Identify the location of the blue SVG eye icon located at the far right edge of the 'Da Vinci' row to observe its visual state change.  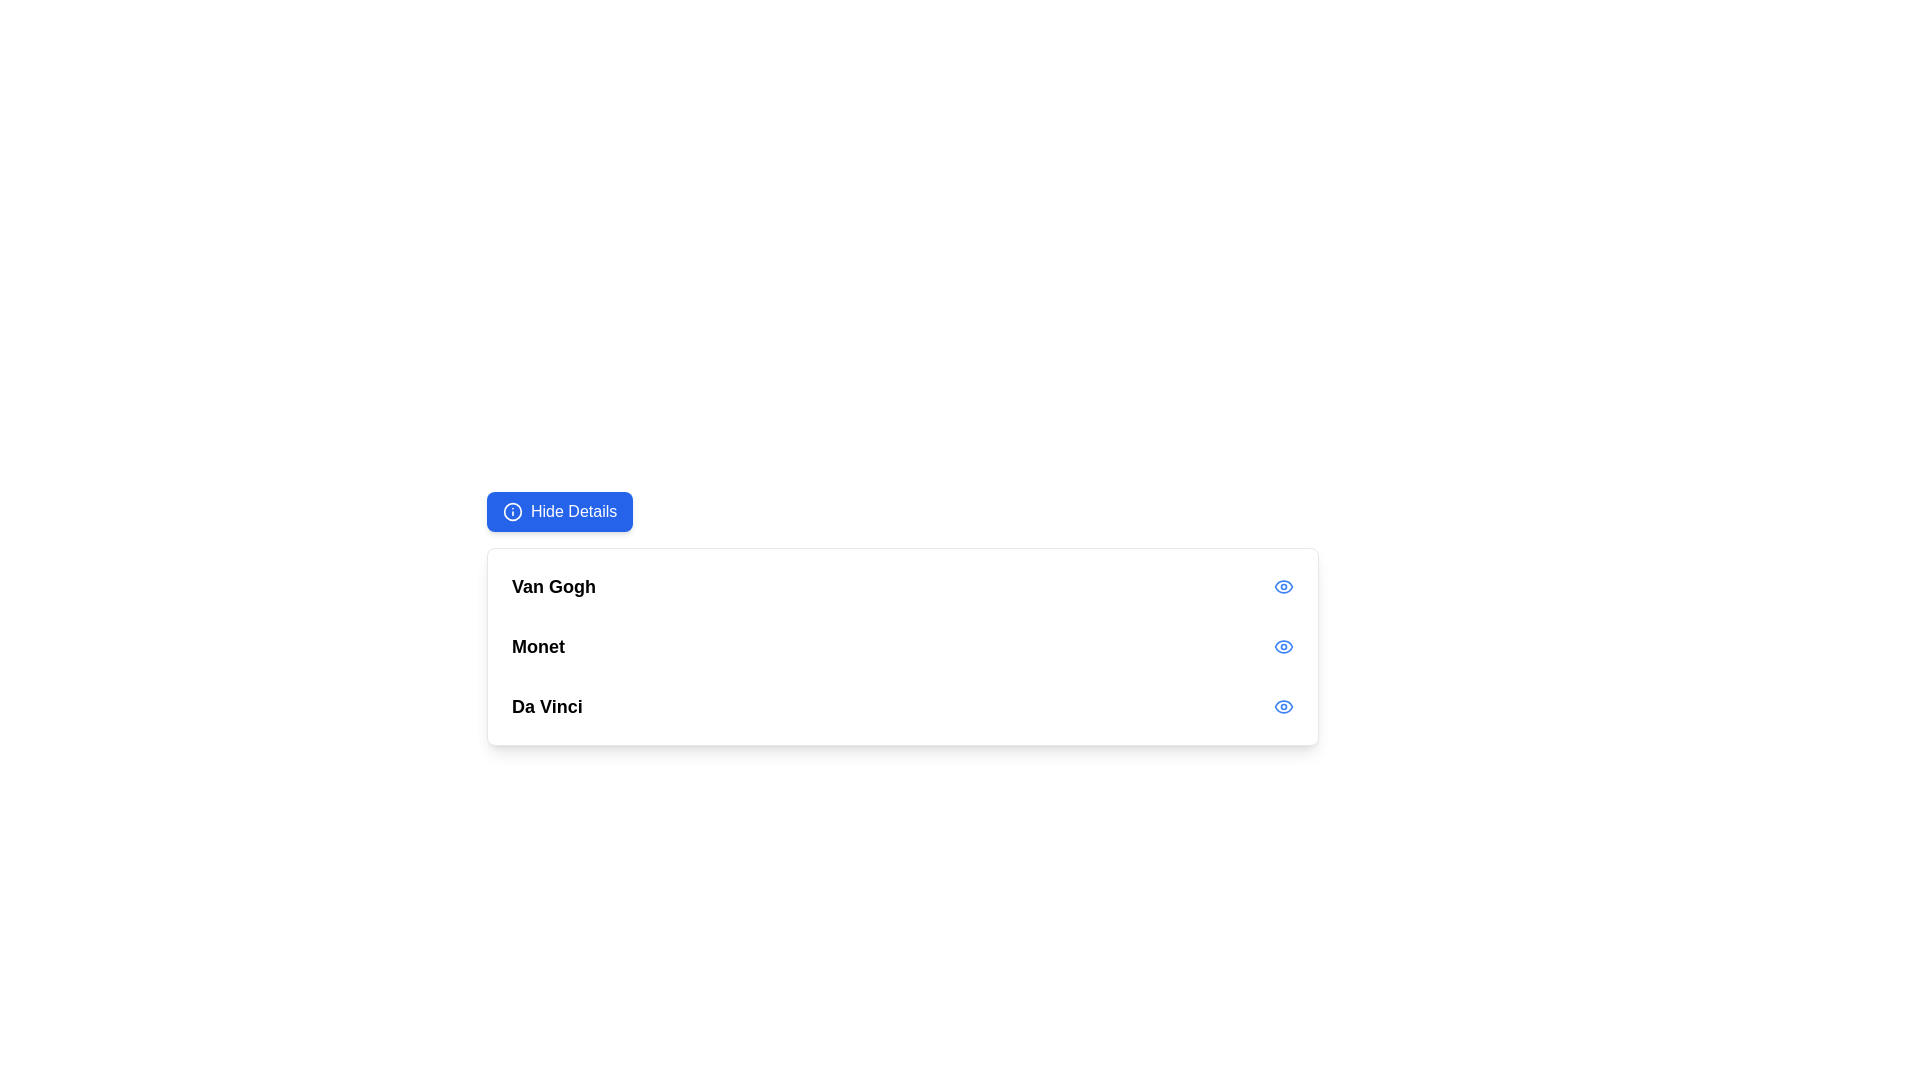
(1283, 705).